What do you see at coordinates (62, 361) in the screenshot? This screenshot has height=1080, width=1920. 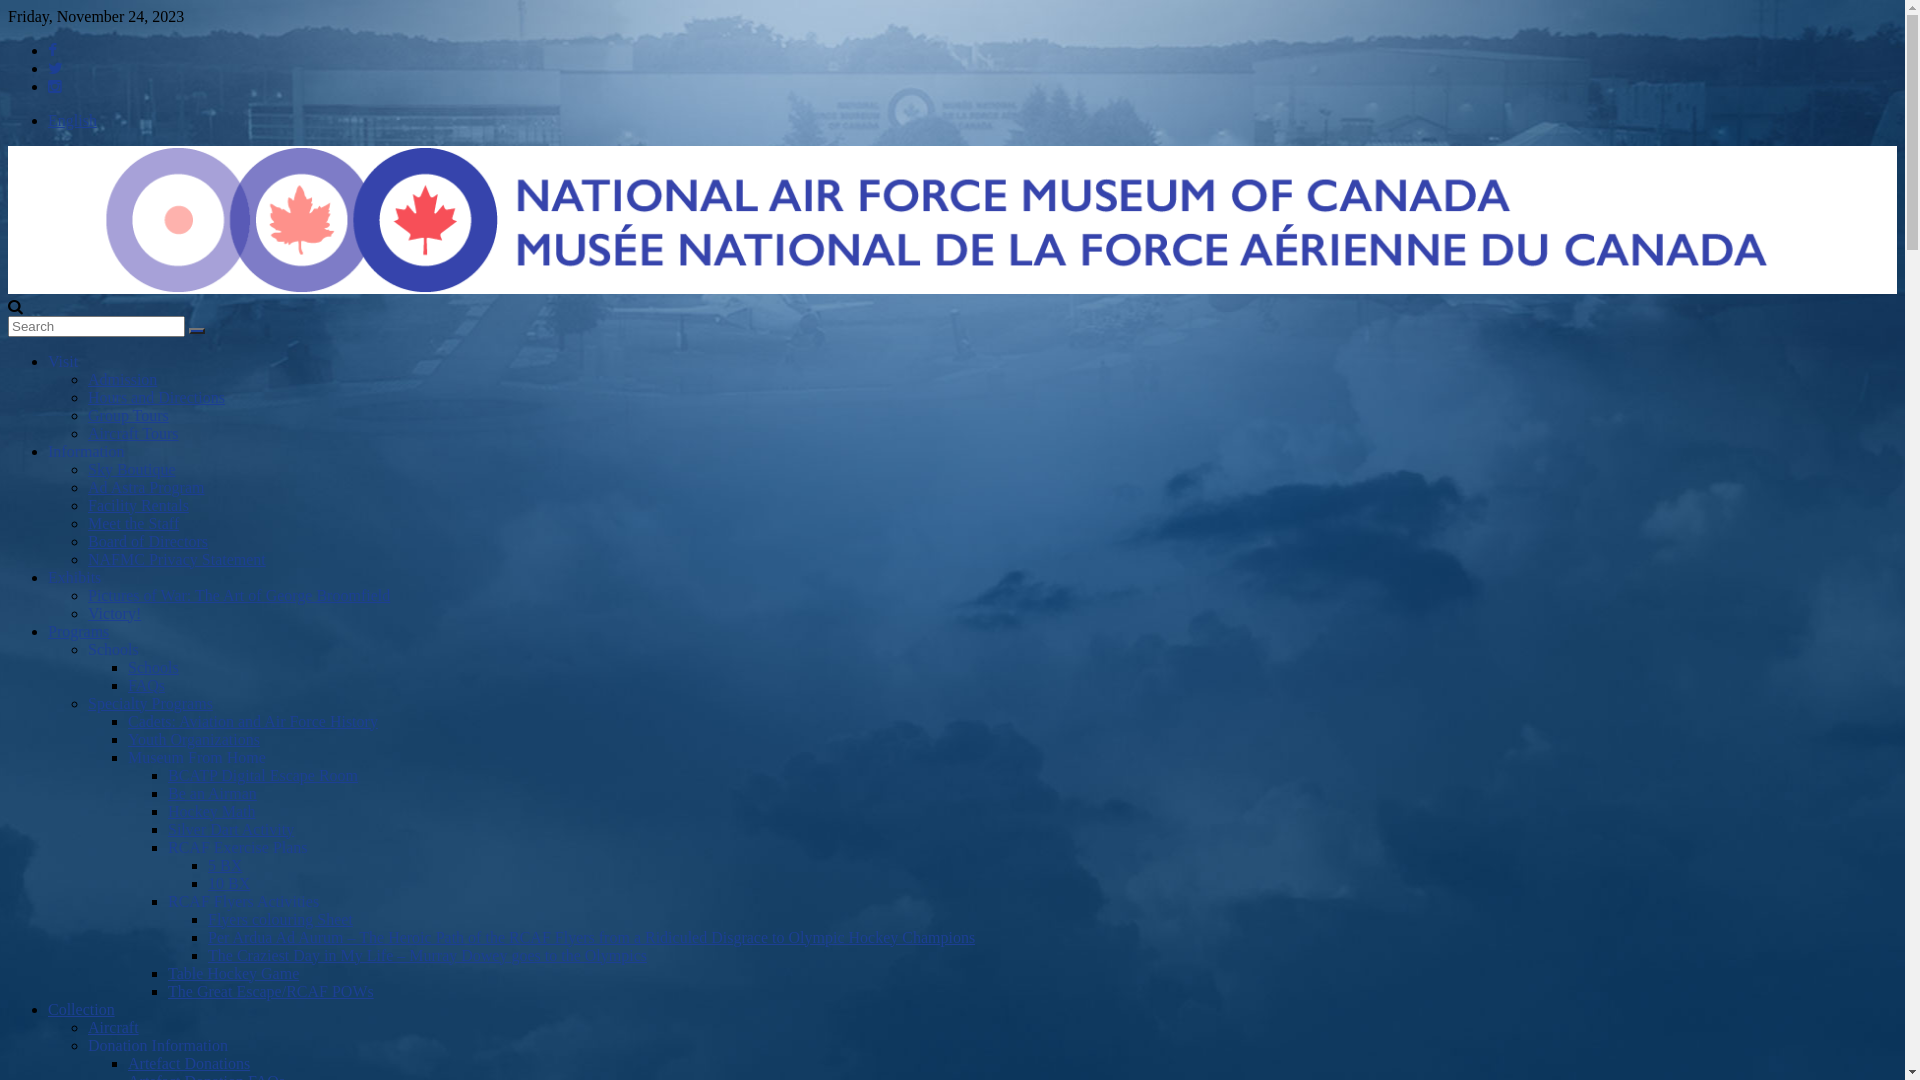 I see `'Visit'` at bounding box center [62, 361].